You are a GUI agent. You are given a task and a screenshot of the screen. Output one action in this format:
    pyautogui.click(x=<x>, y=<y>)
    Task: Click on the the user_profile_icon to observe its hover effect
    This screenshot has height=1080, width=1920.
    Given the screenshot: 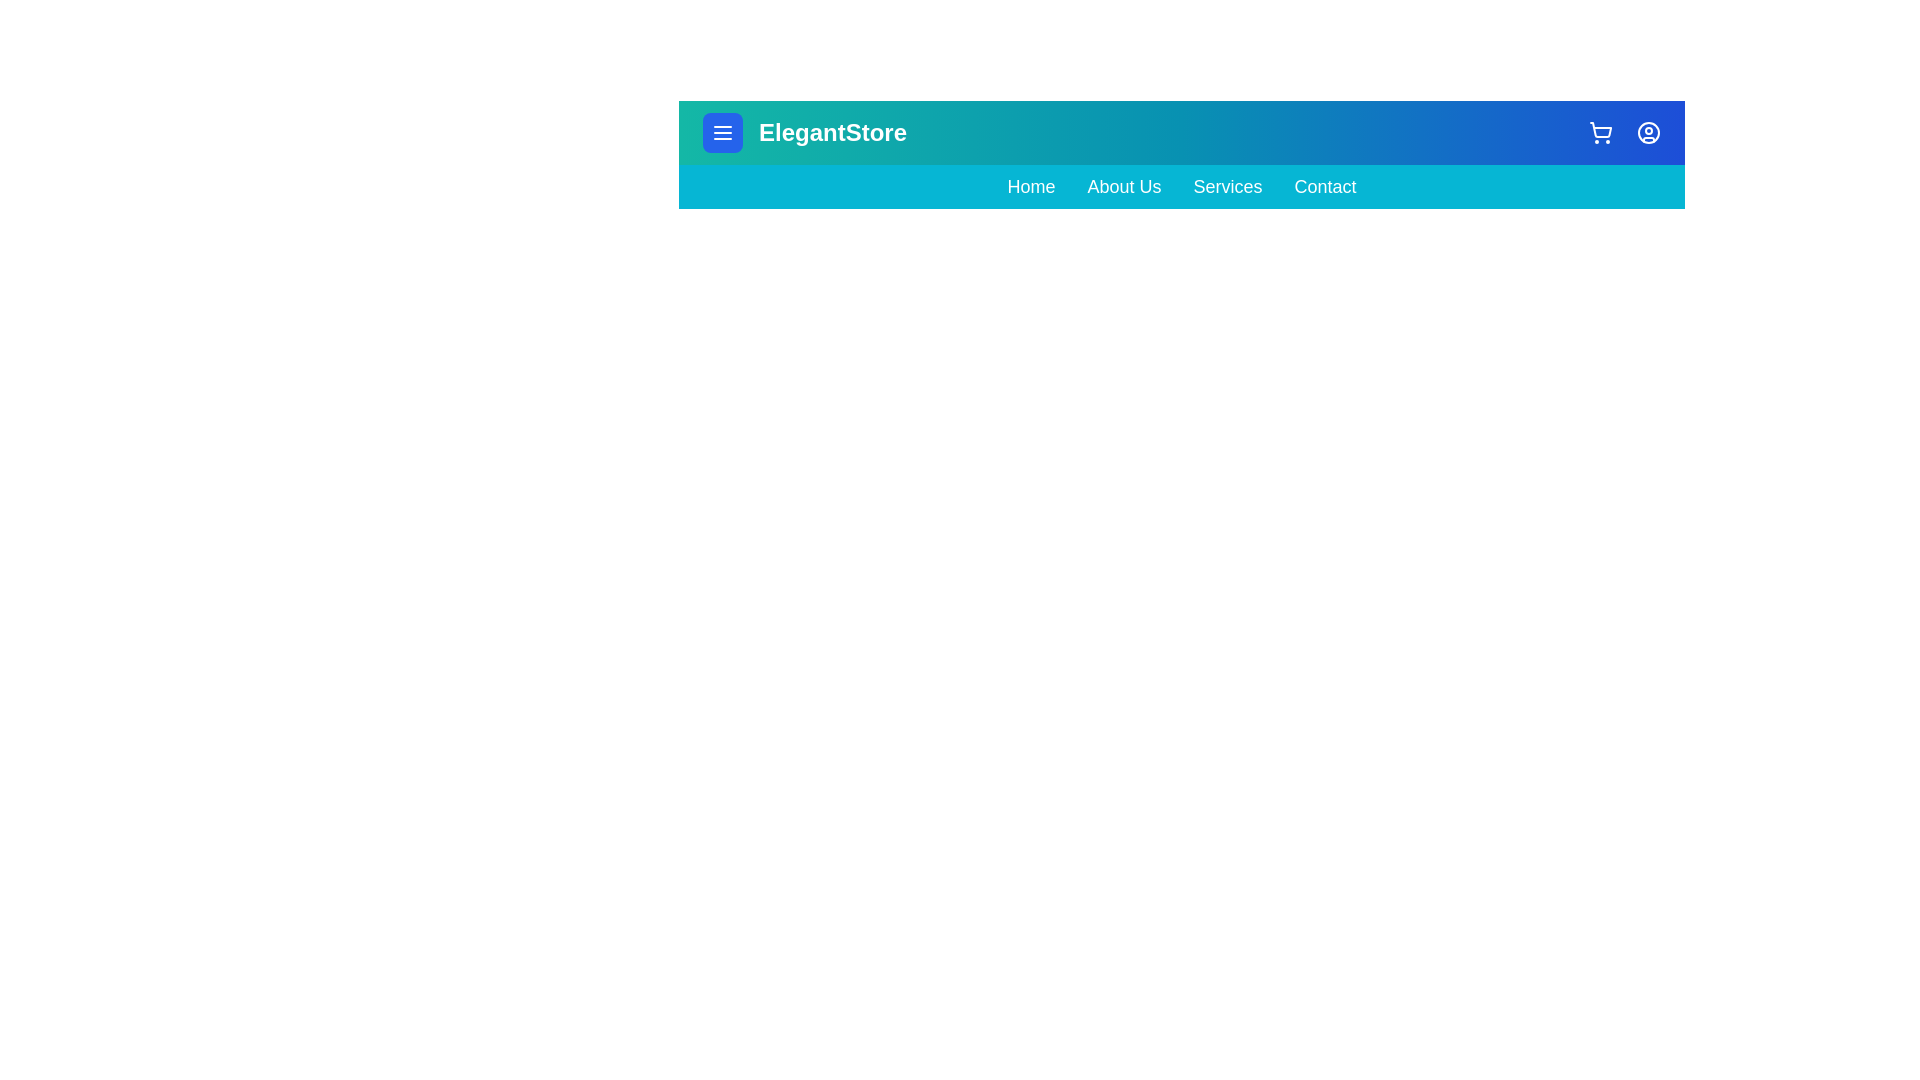 What is the action you would take?
    pyautogui.click(x=1649, y=132)
    